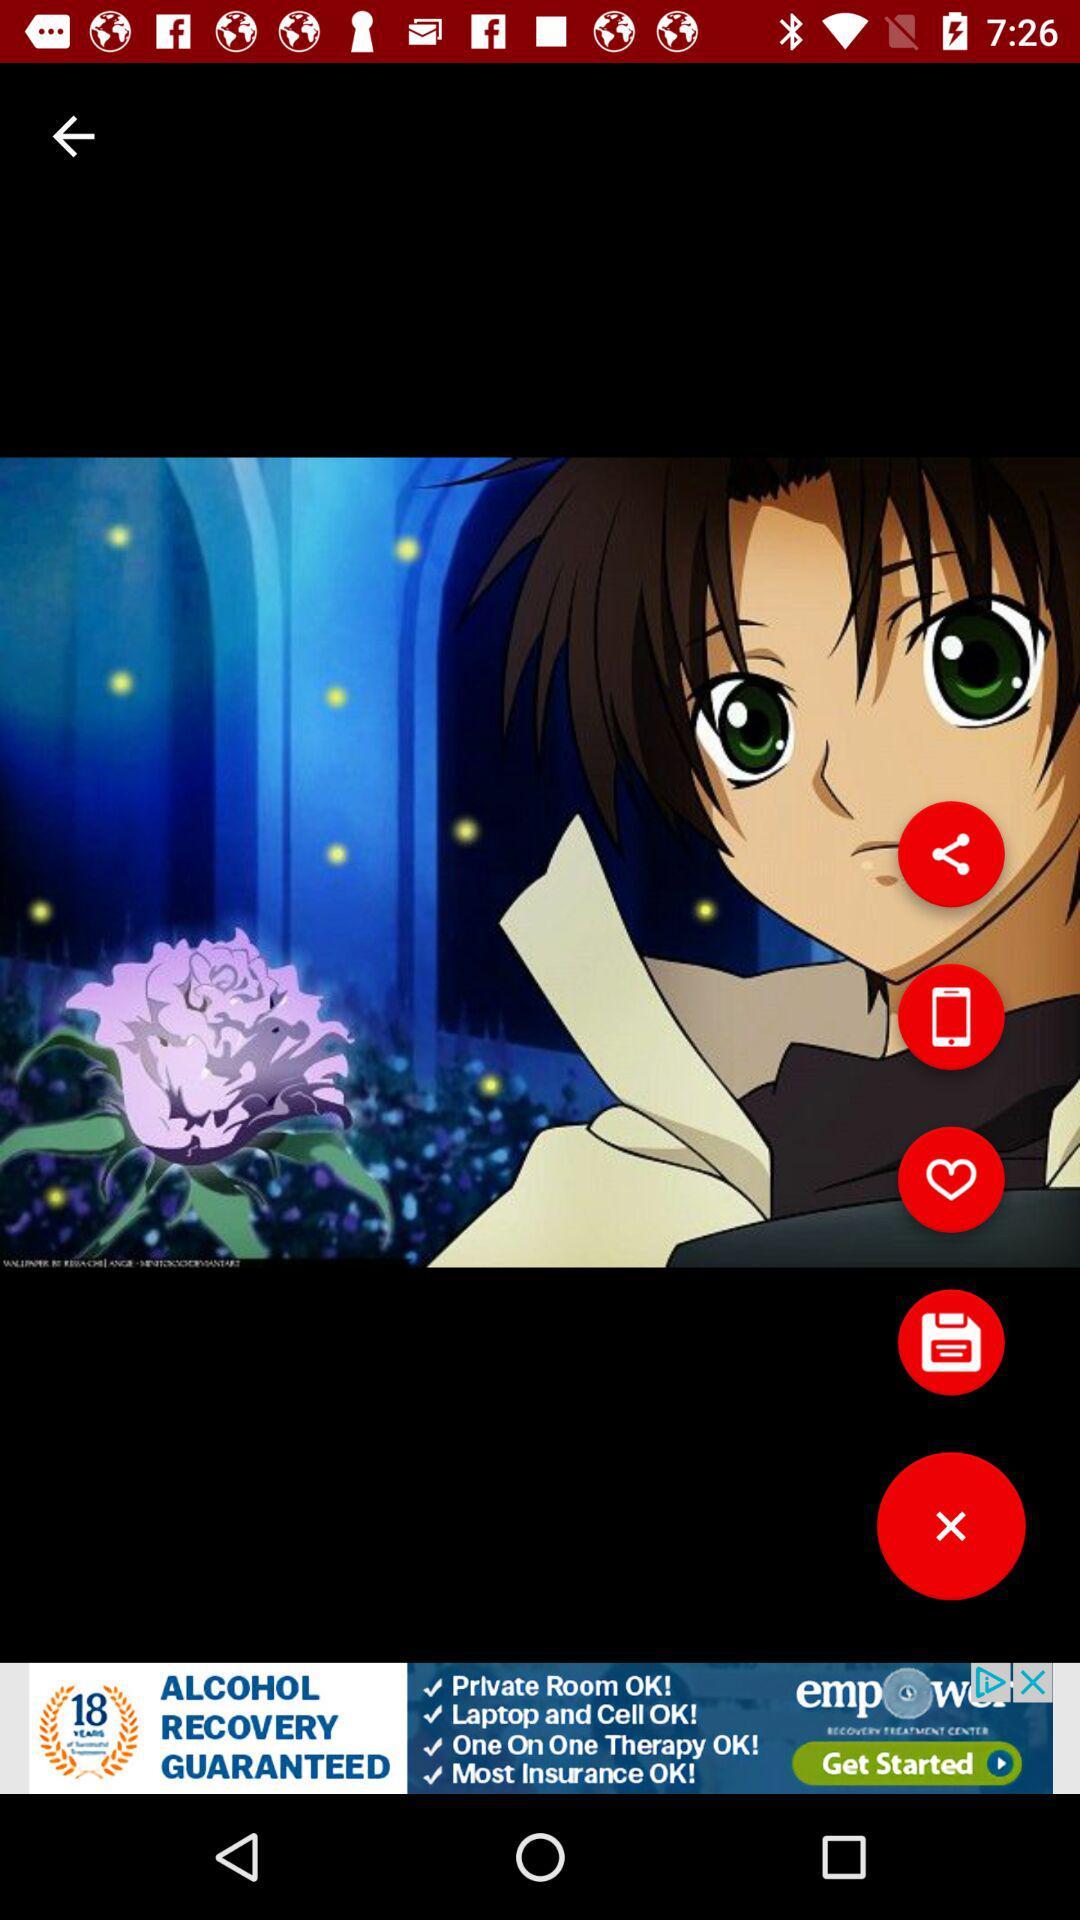 Image resolution: width=1080 pixels, height=1920 pixels. I want to click on button option, so click(950, 1350).